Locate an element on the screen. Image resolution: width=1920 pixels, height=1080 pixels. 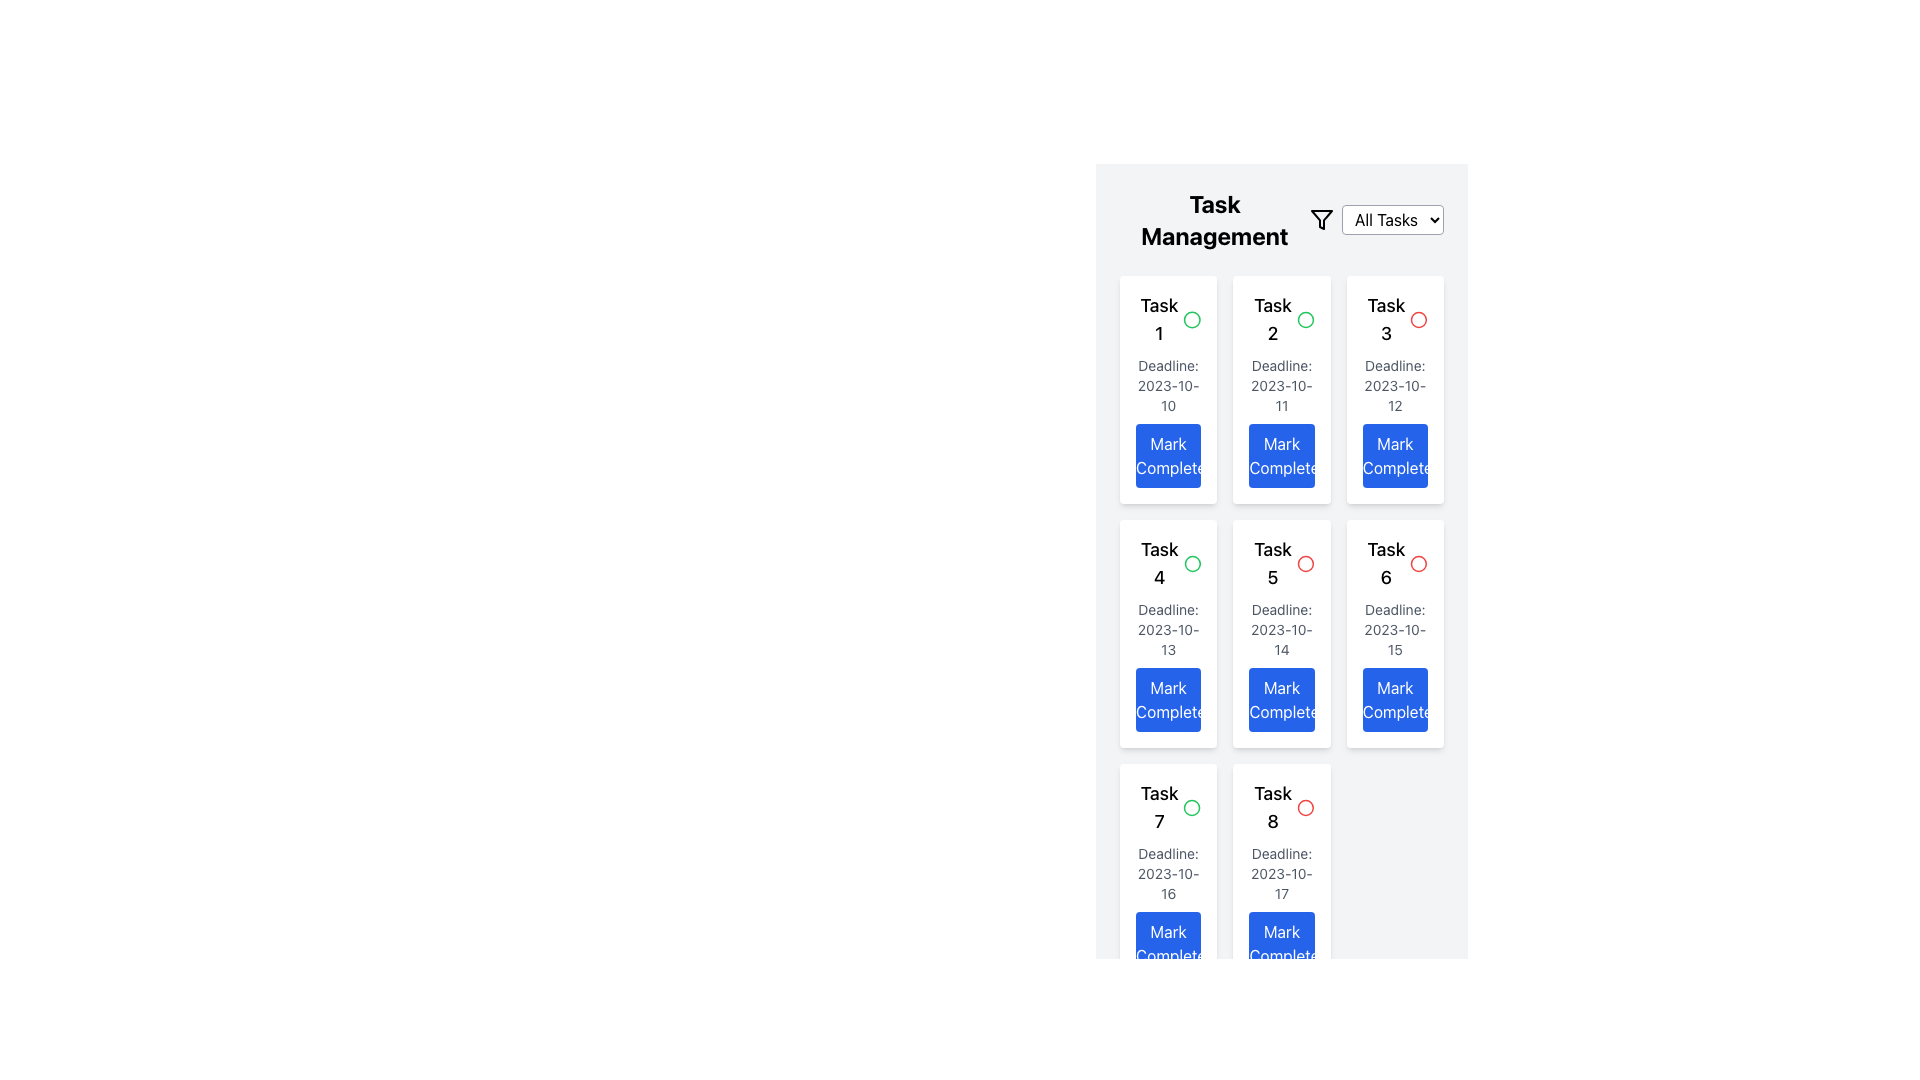
the button on the sixth task card in the second column, third row to mark the task as completed is located at coordinates (1394, 633).